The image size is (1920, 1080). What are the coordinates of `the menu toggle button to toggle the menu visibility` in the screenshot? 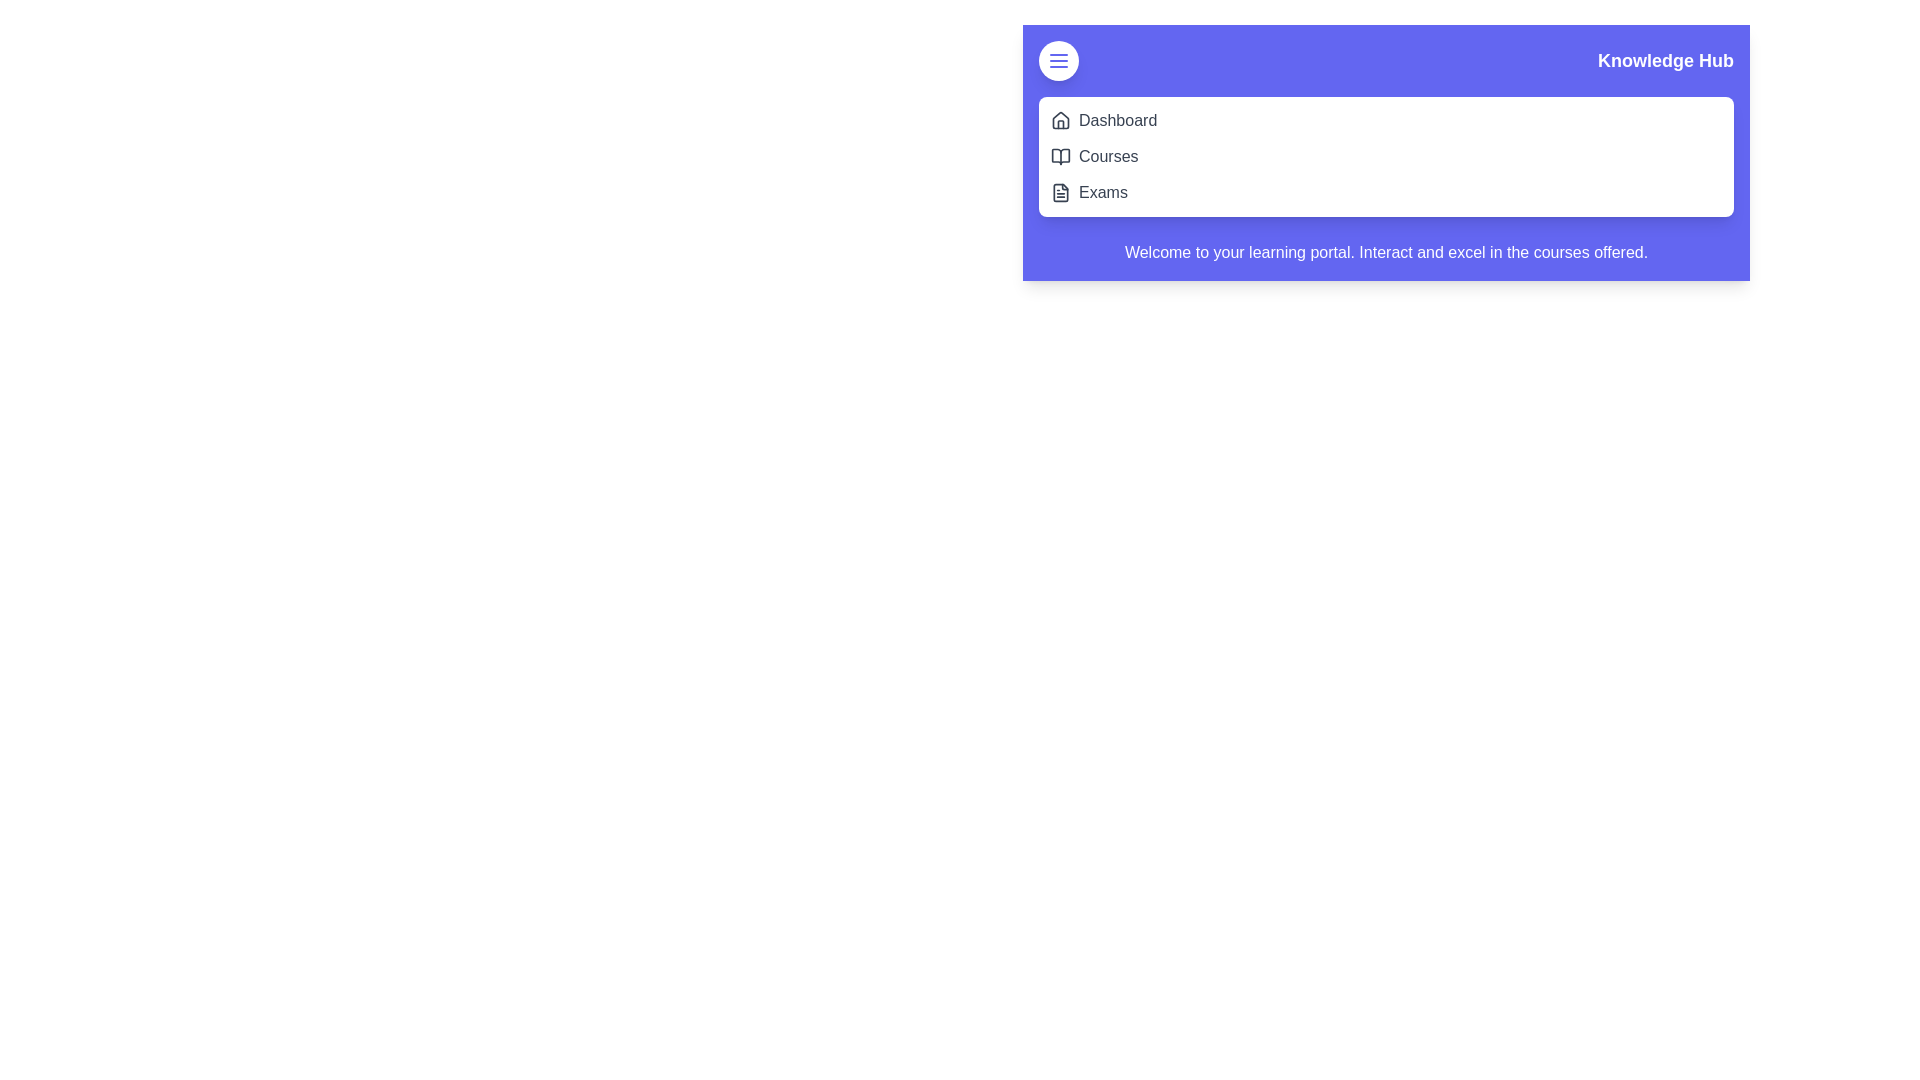 It's located at (1058, 60).